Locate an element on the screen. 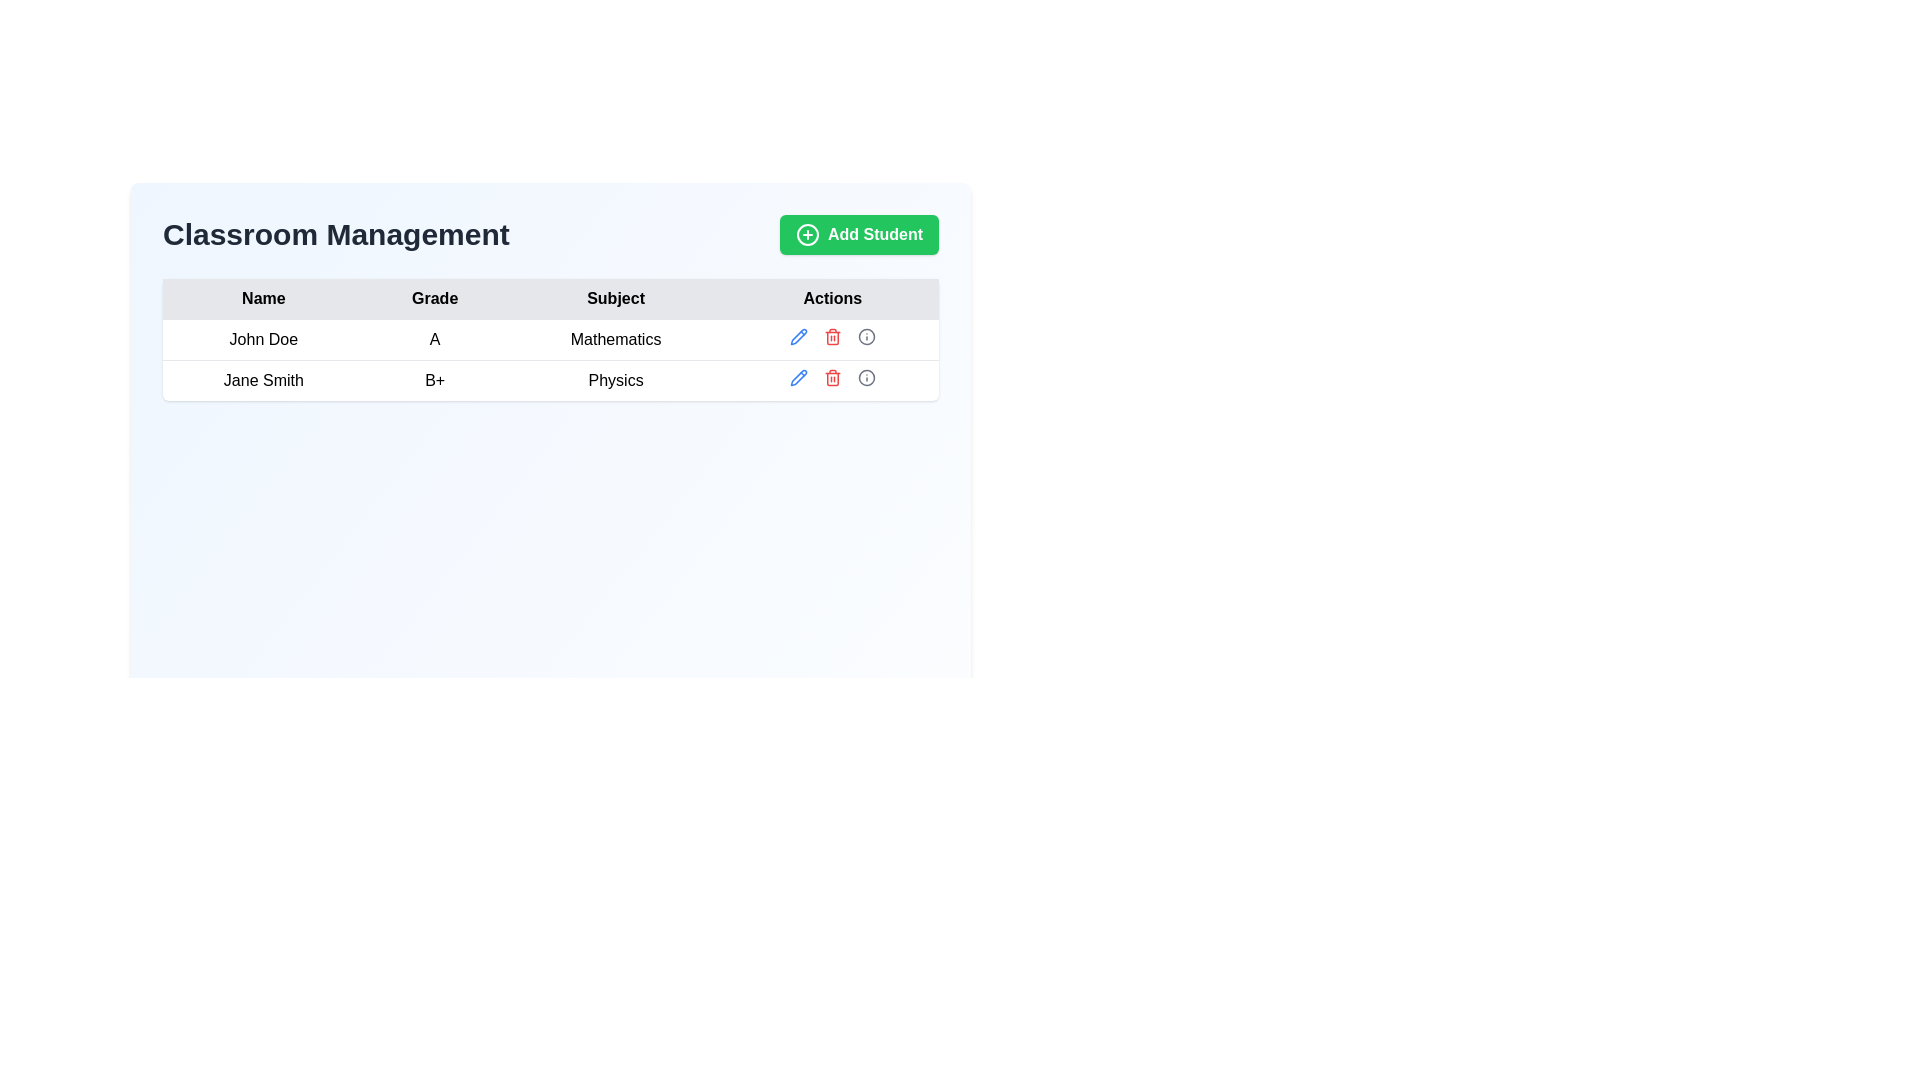 The width and height of the screenshot is (1920, 1080). the circular information icon with a gray border located is located at coordinates (866, 335).